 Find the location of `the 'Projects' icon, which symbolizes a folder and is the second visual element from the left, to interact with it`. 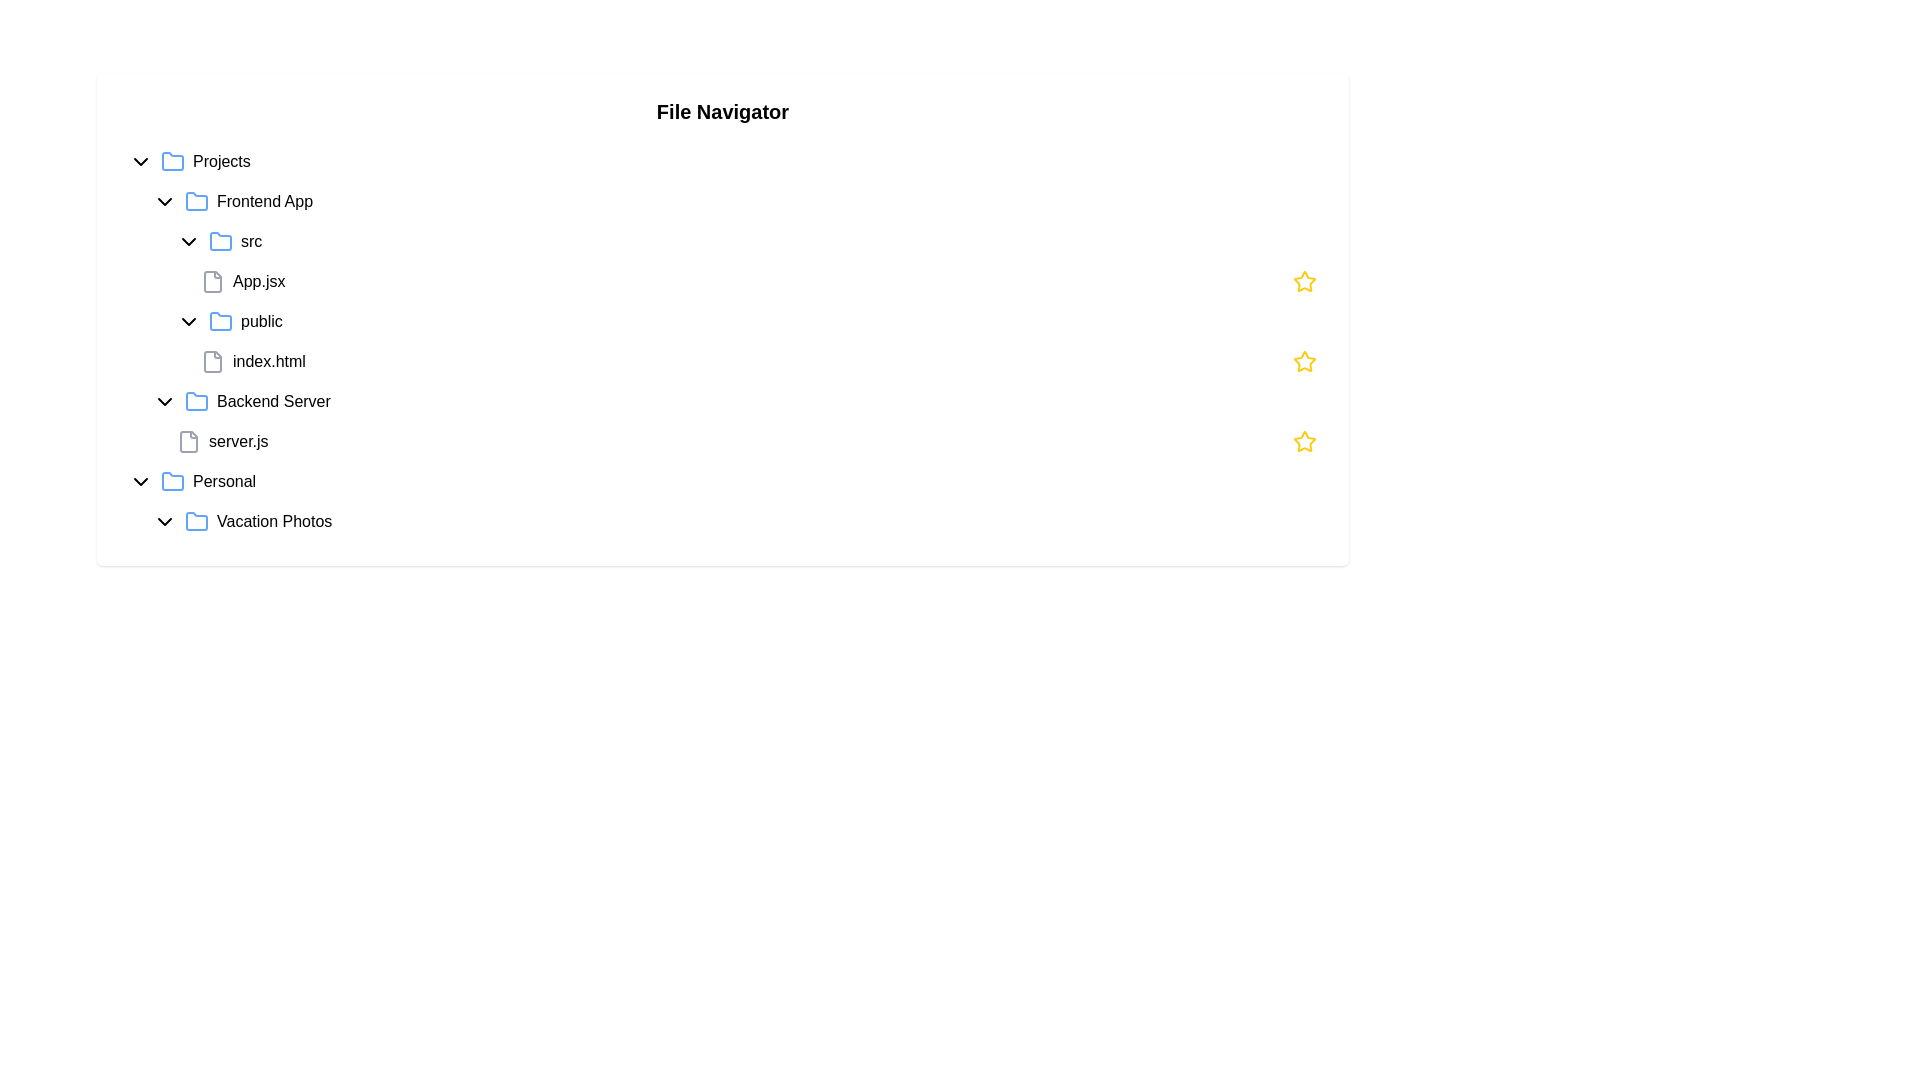

the 'Projects' icon, which symbolizes a folder and is the second visual element from the left, to interact with it is located at coordinates (172, 161).